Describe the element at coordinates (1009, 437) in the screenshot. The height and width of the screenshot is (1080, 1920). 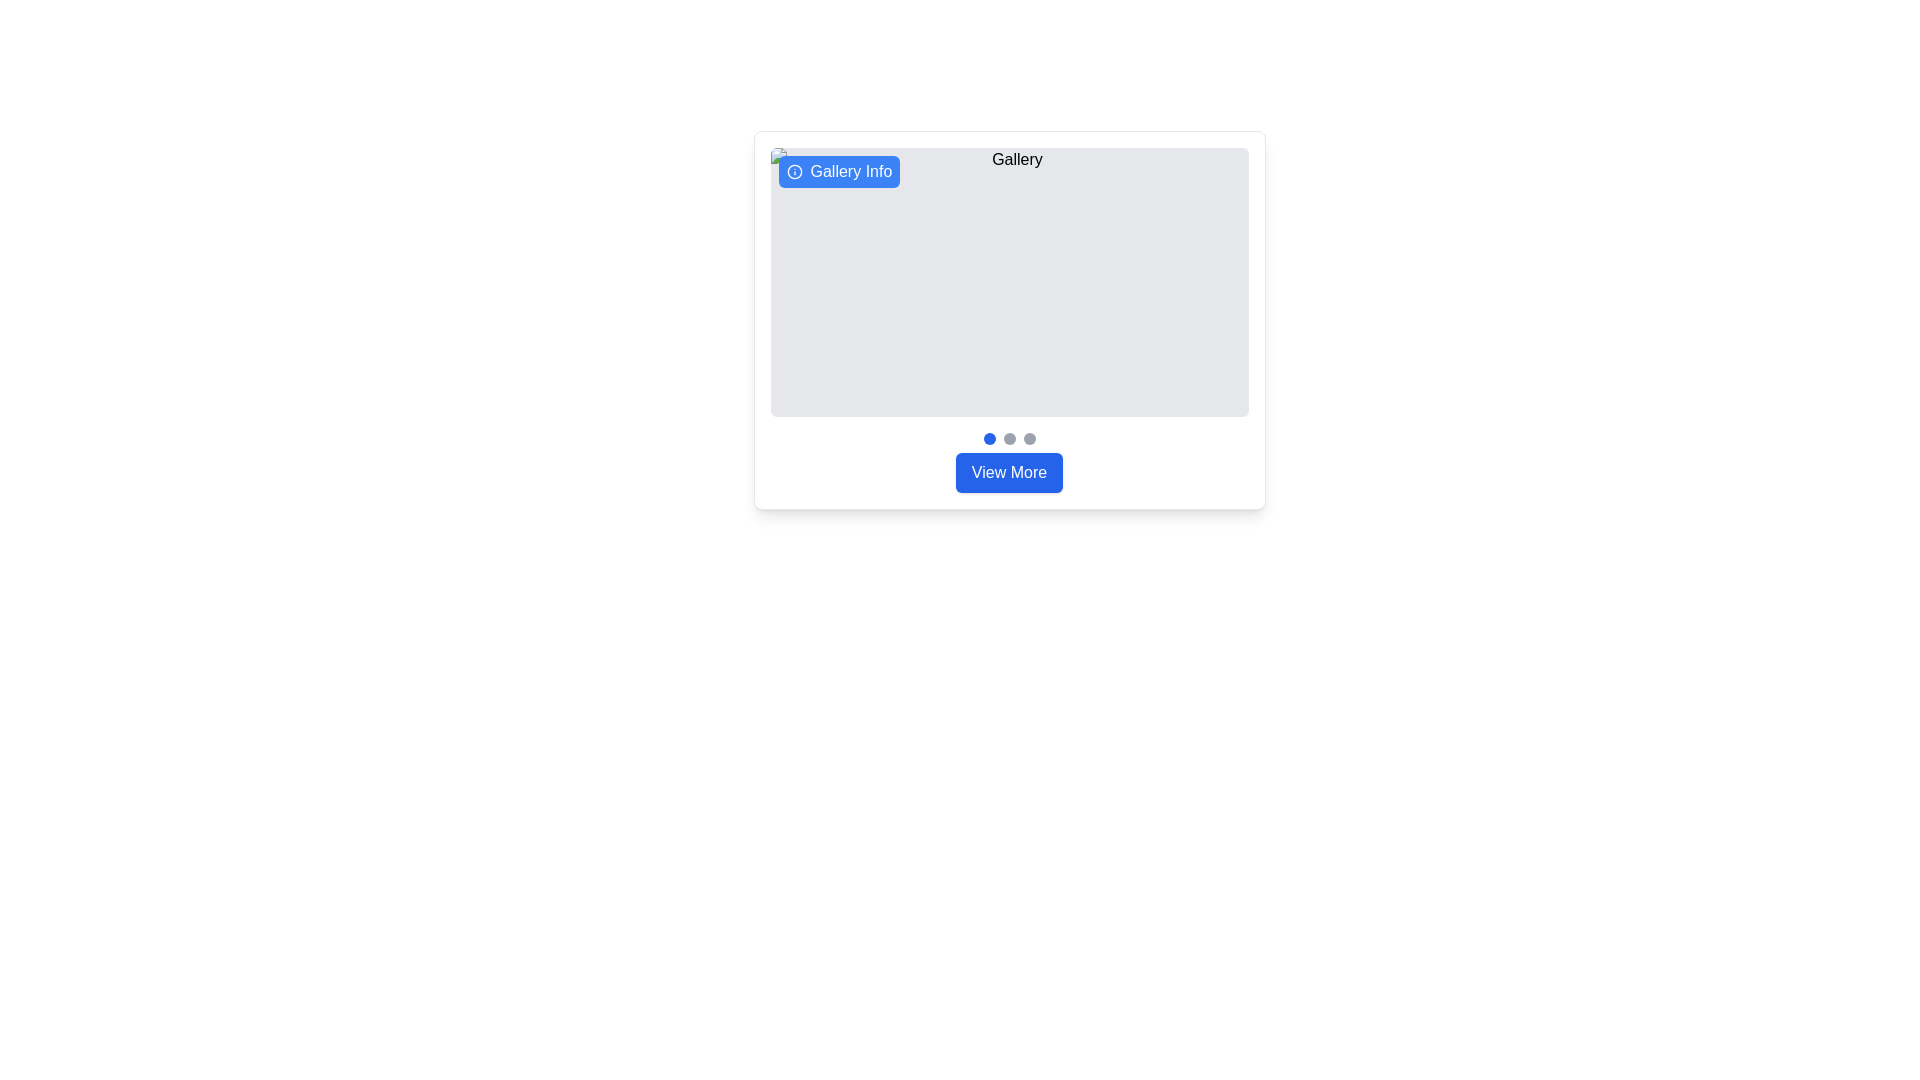
I see `the active blue circular indicator of the Carousel navigation below the 'Gallery' section` at that location.